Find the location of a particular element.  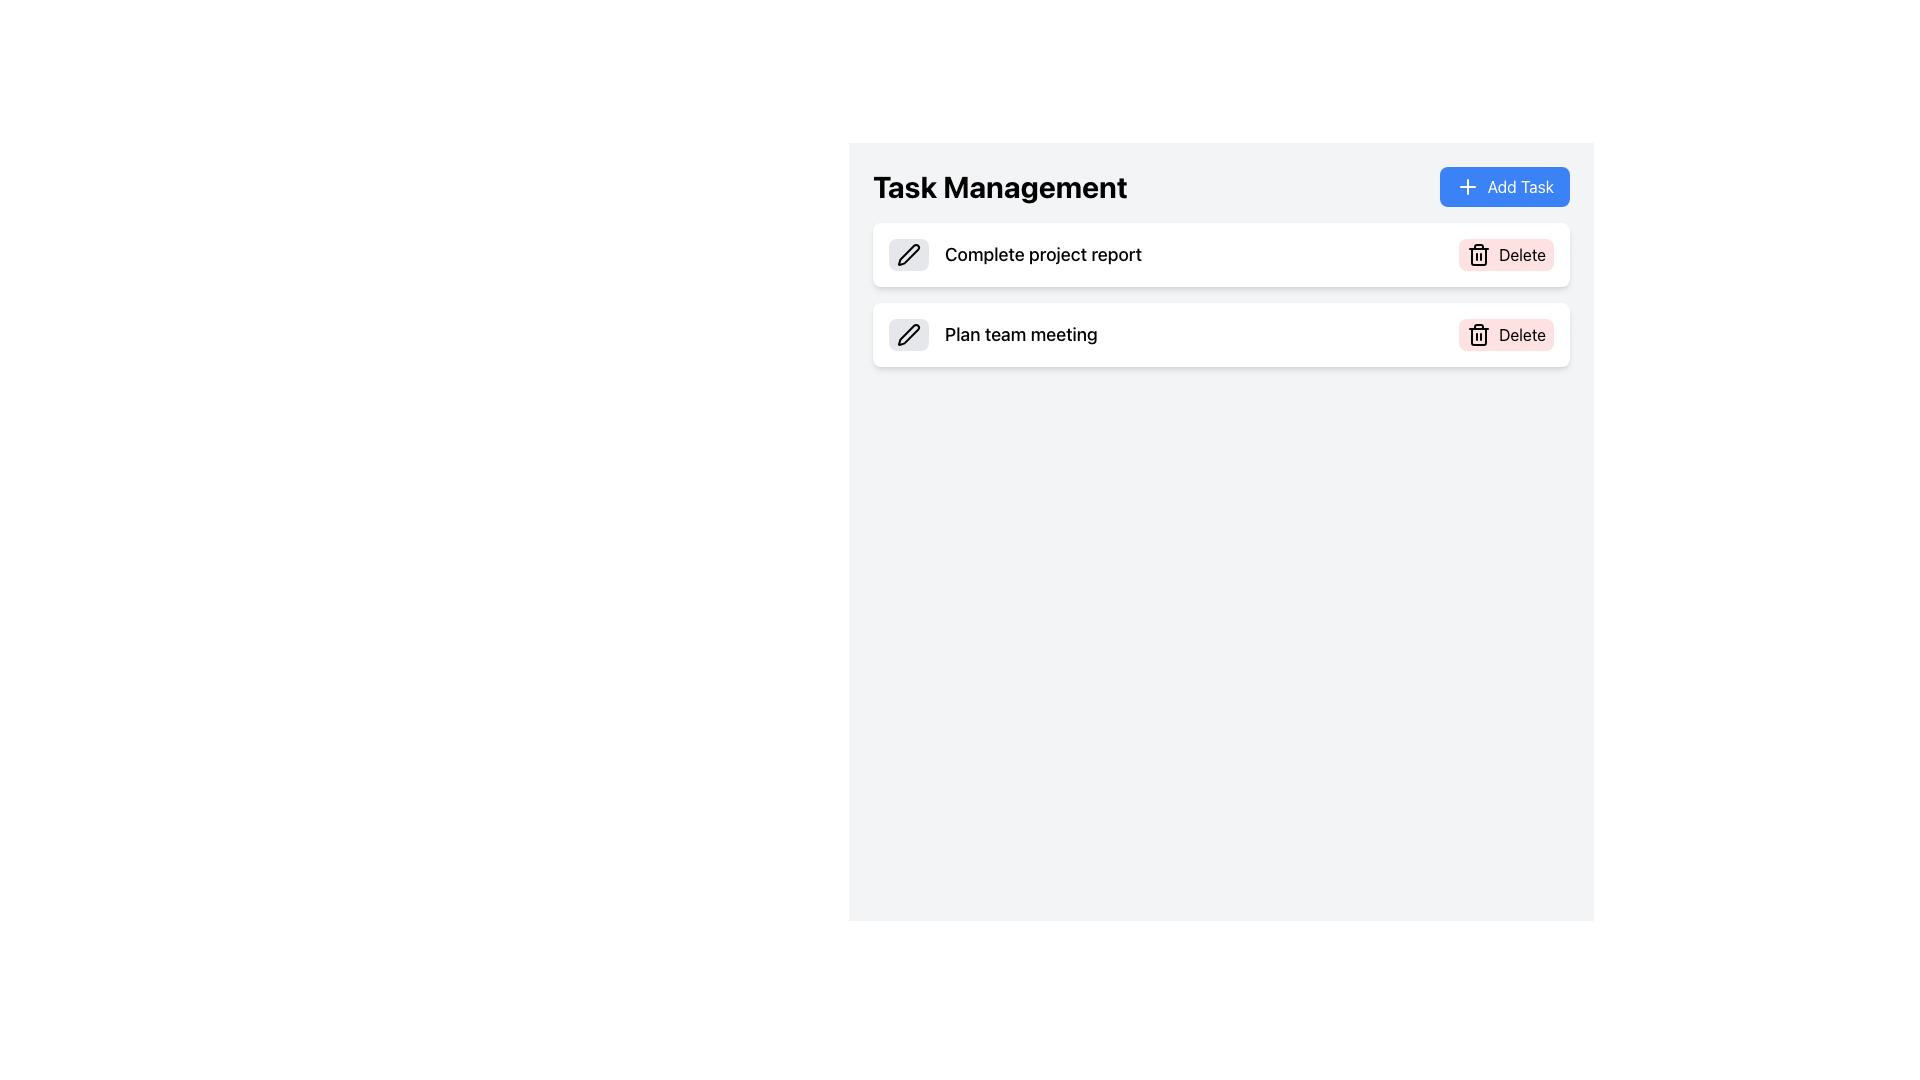

the delete button for the task 'Plan team meeting' to observe the hover effect is located at coordinates (1506, 334).